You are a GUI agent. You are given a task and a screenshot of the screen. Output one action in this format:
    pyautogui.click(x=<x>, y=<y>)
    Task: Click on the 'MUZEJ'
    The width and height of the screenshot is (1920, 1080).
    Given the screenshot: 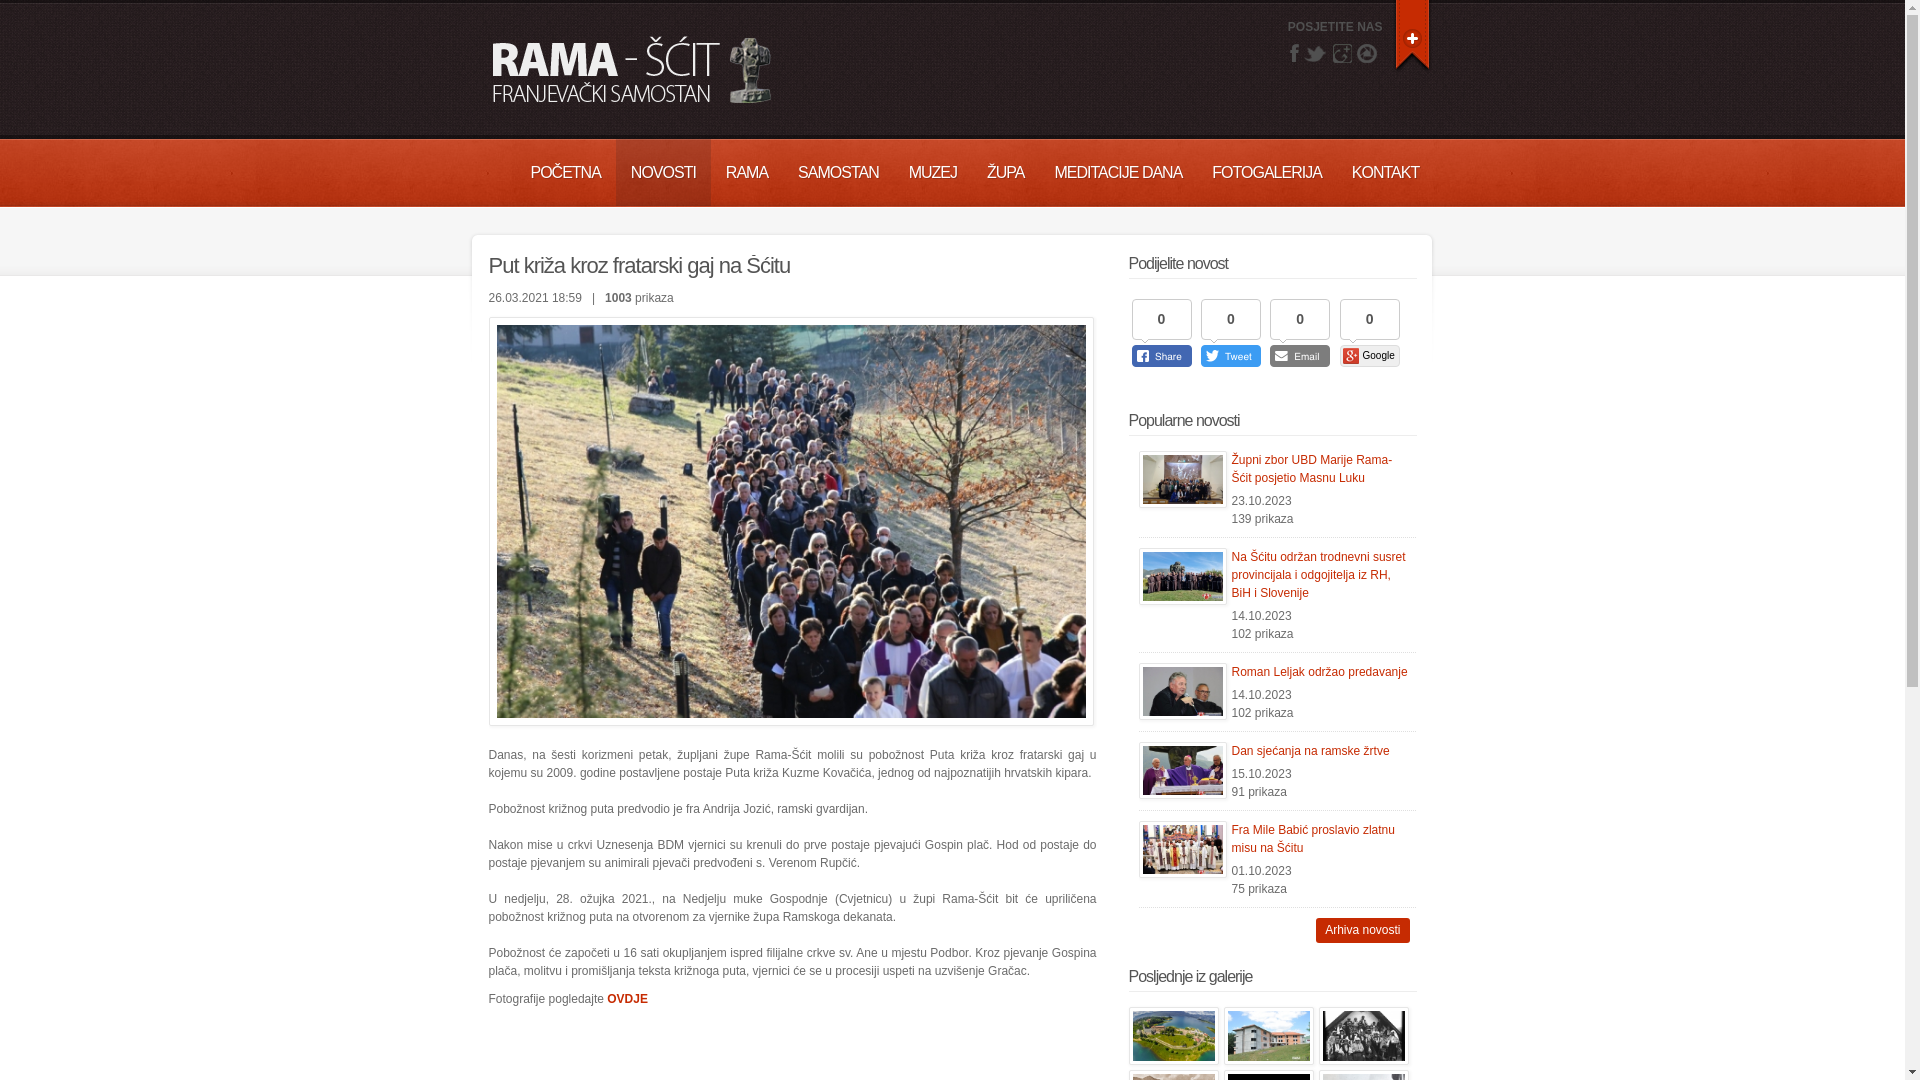 What is the action you would take?
    pyautogui.click(x=931, y=171)
    